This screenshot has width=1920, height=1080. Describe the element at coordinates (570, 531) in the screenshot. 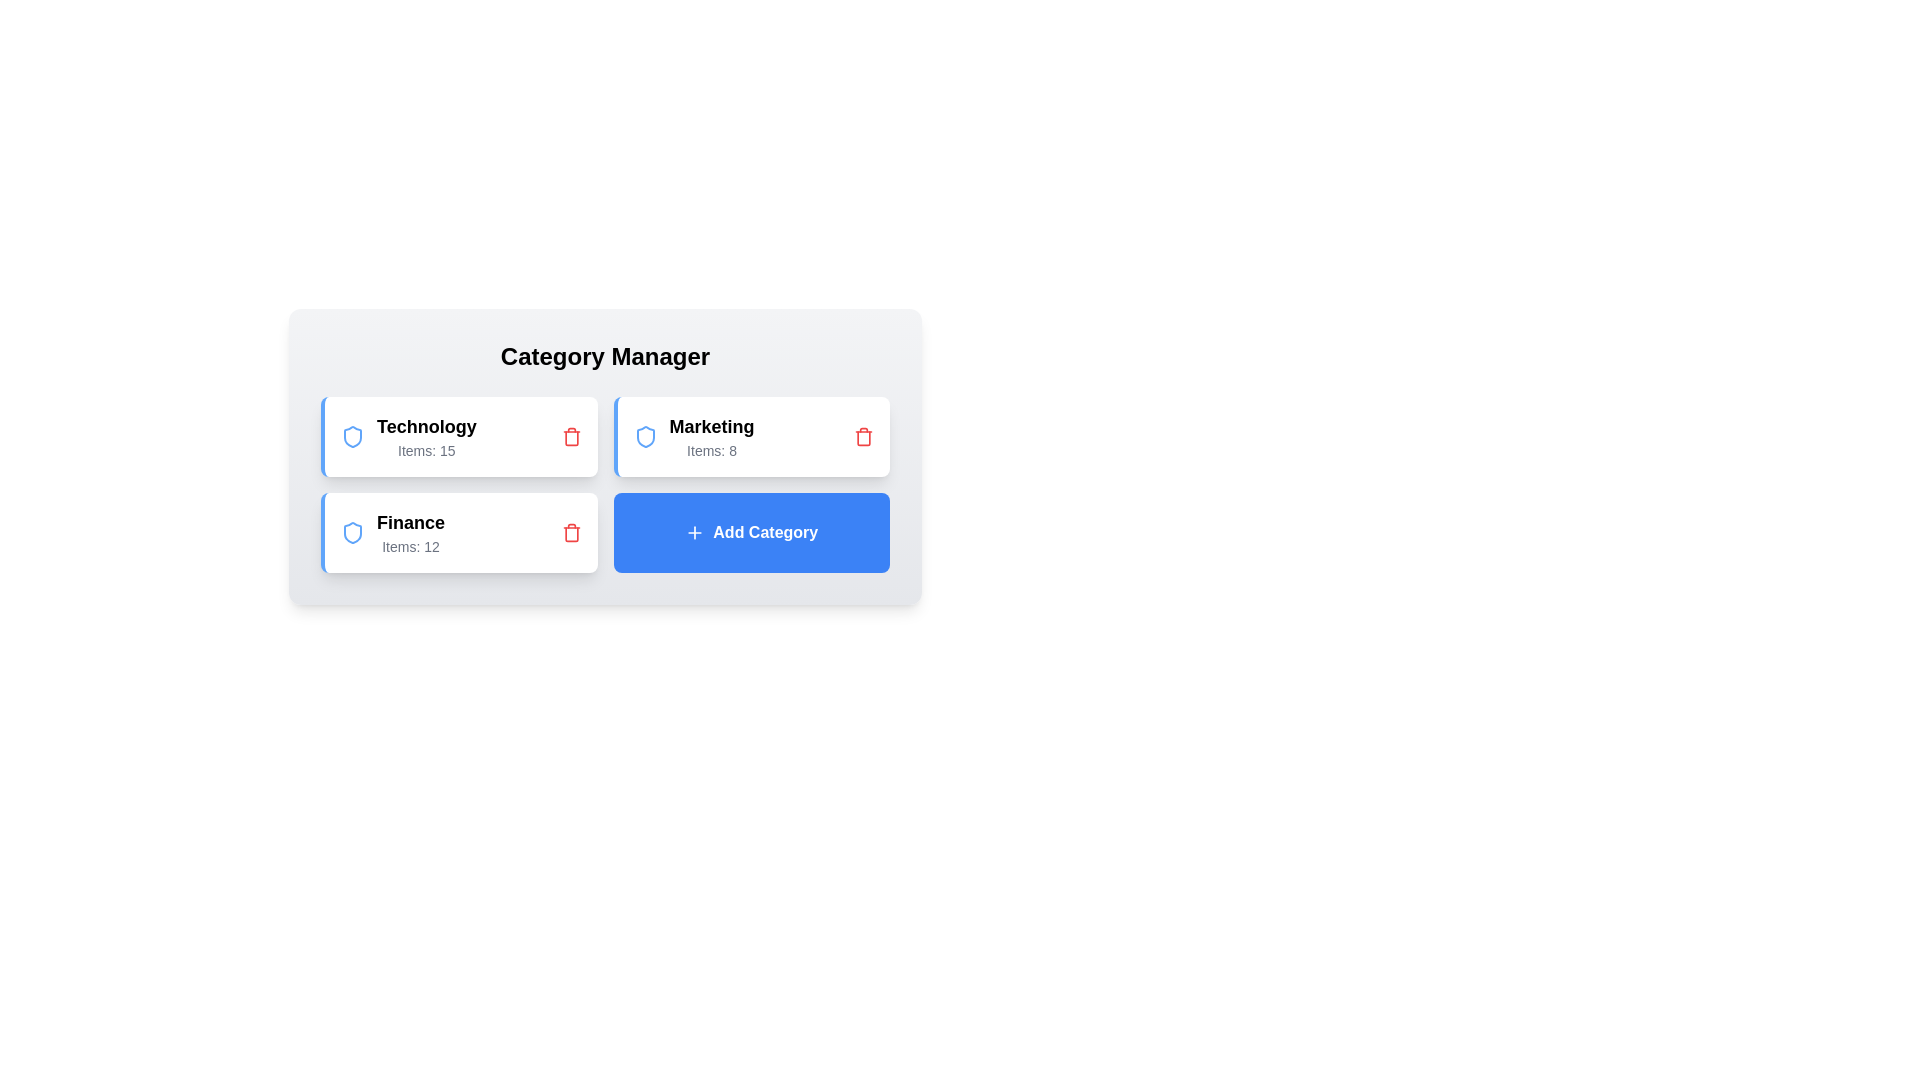

I see `the category by clicking the trash icon for Finance` at that location.